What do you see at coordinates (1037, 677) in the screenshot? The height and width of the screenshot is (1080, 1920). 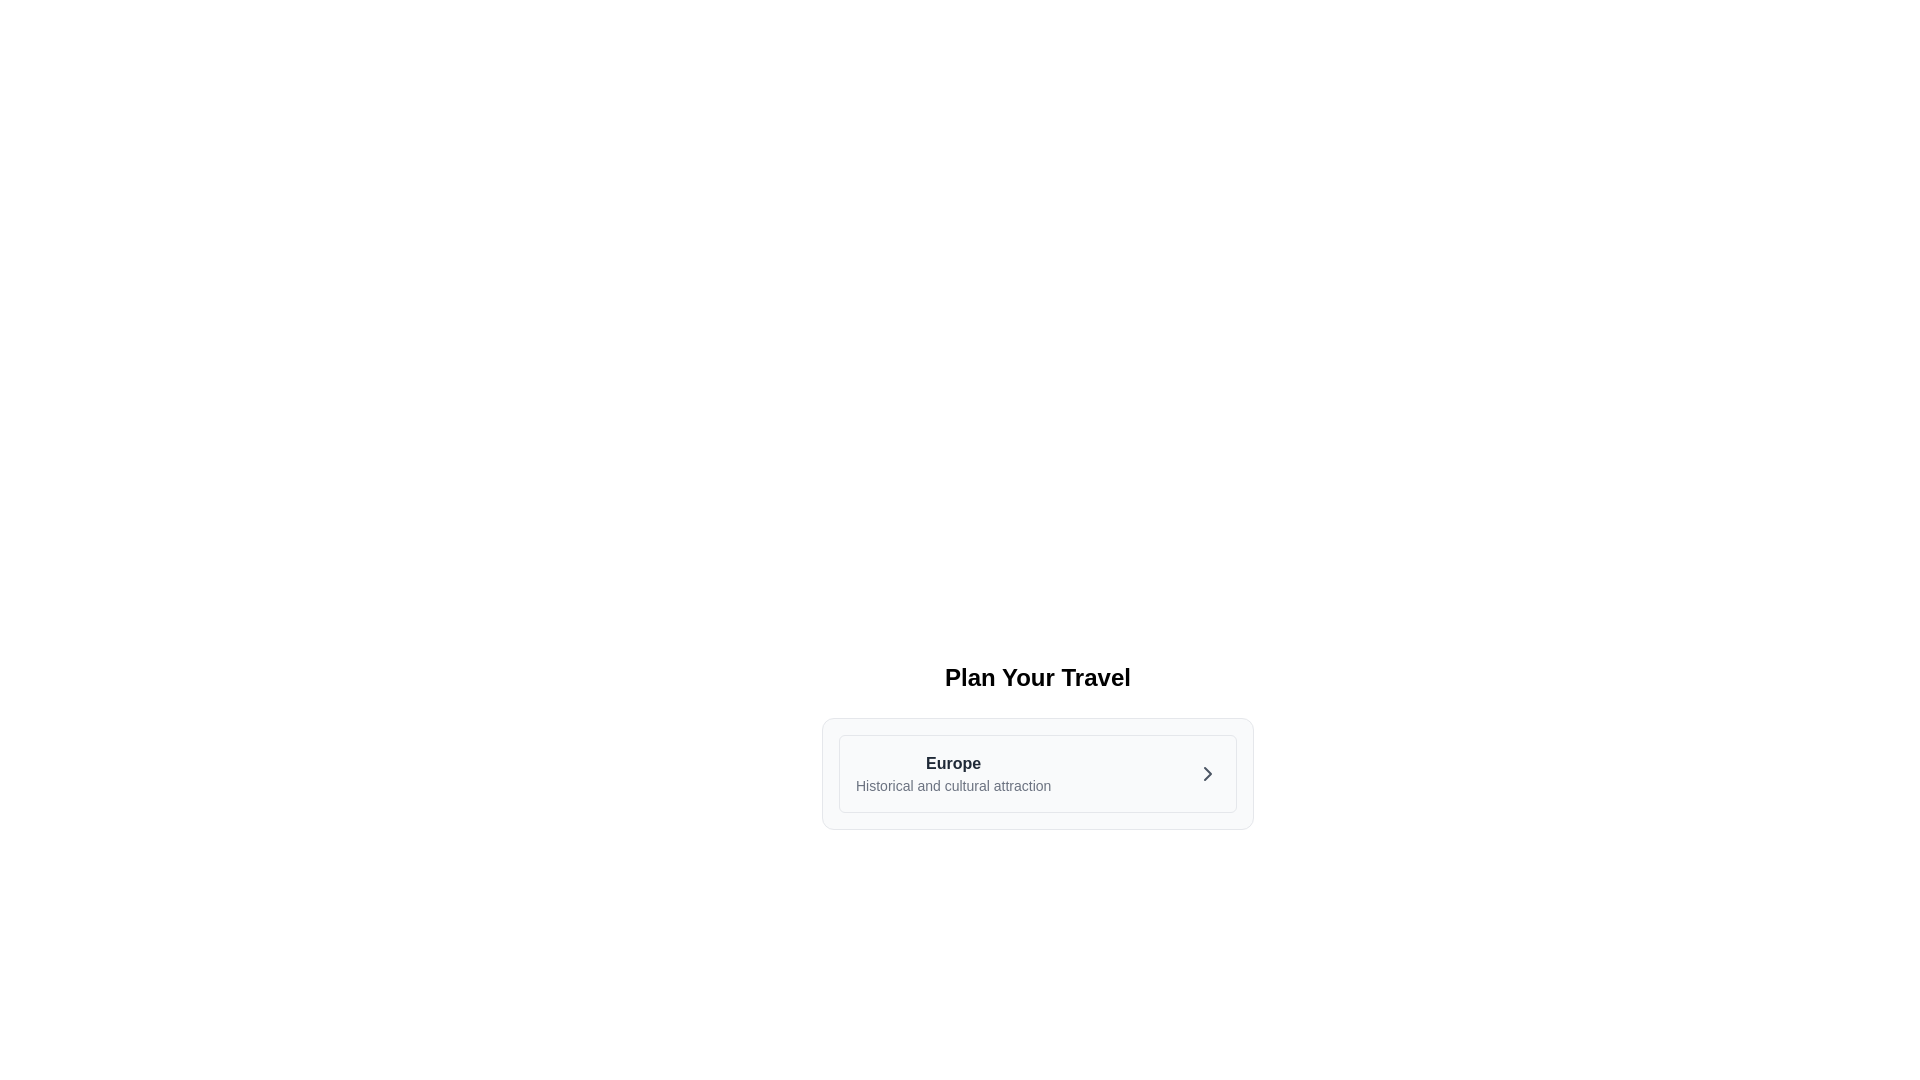 I see `heading text 'Plan Your Travel' which is bold and large, positioned at the top of the section containing travel information` at bounding box center [1037, 677].